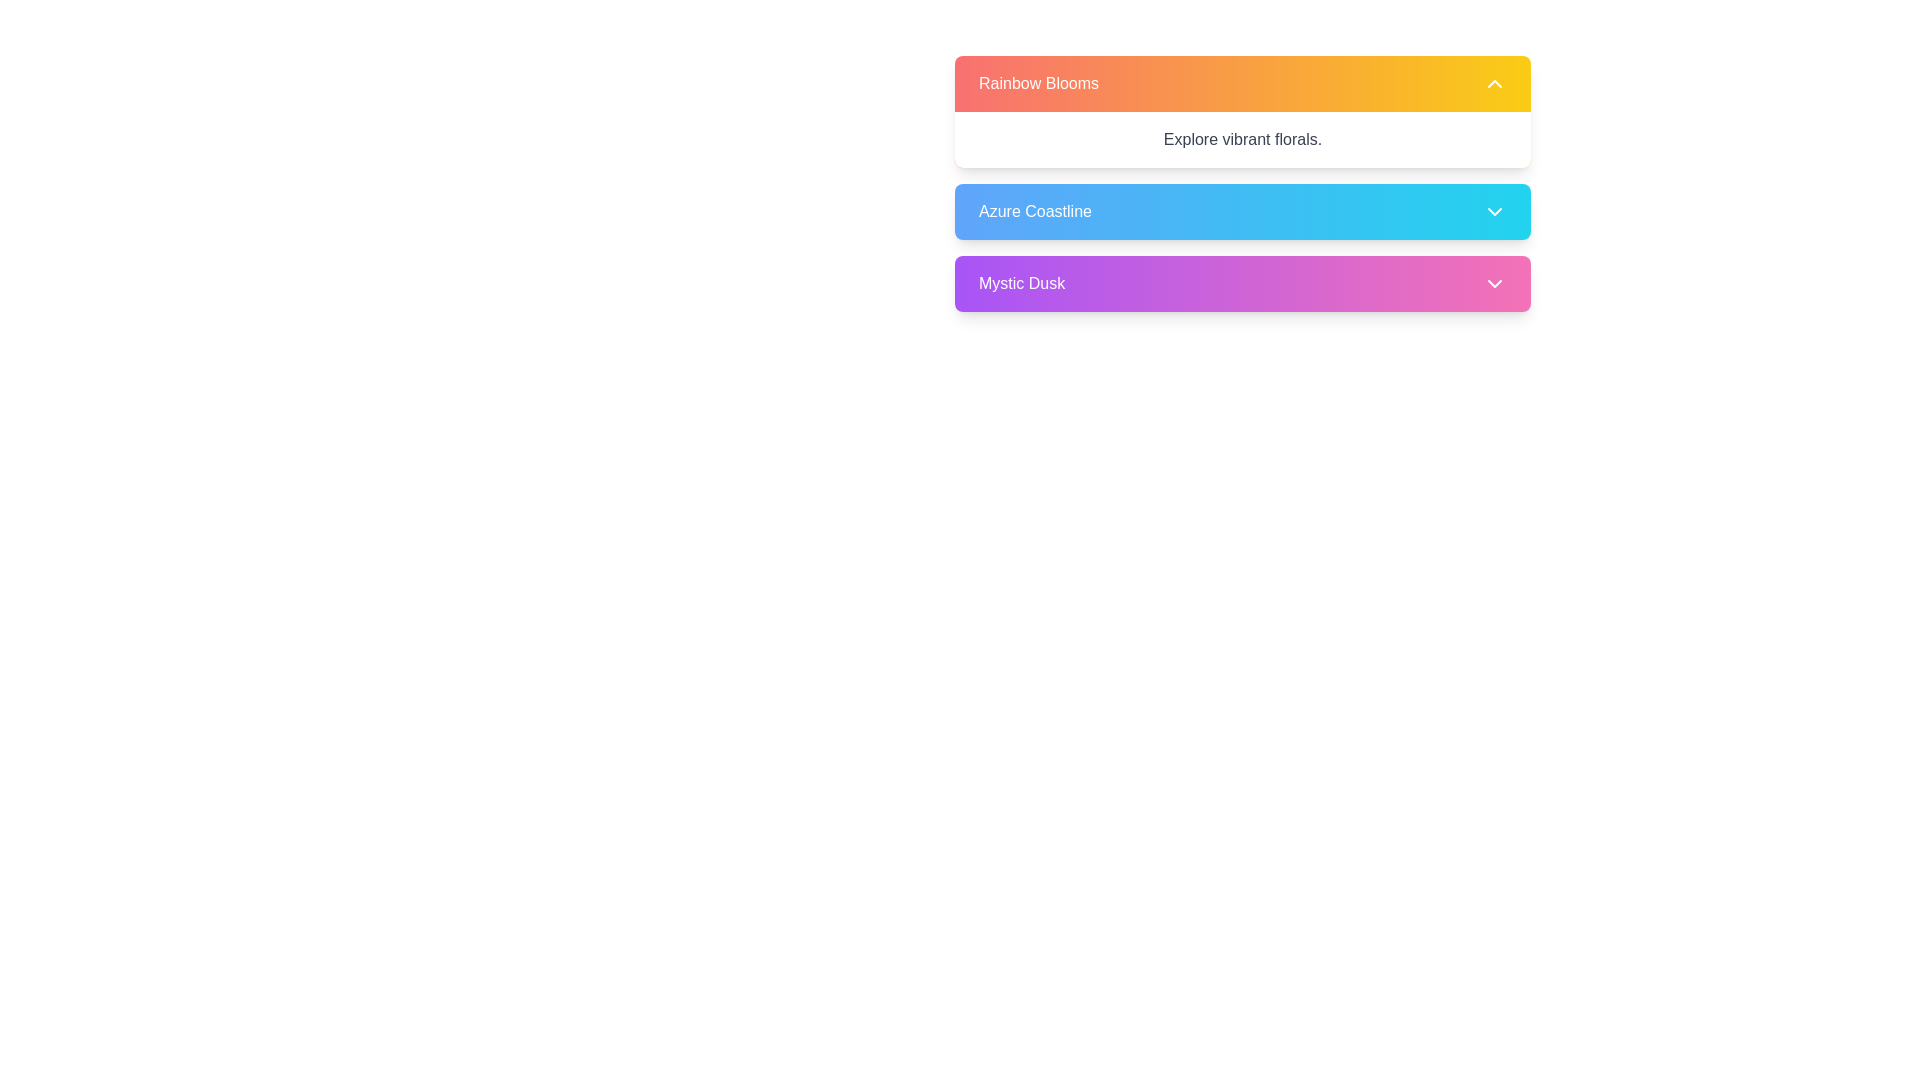 This screenshot has width=1920, height=1080. I want to click on the second collapsible header located between 'Rainbow Blooms' and 'Mystic Dusk', so click(1242, 192).